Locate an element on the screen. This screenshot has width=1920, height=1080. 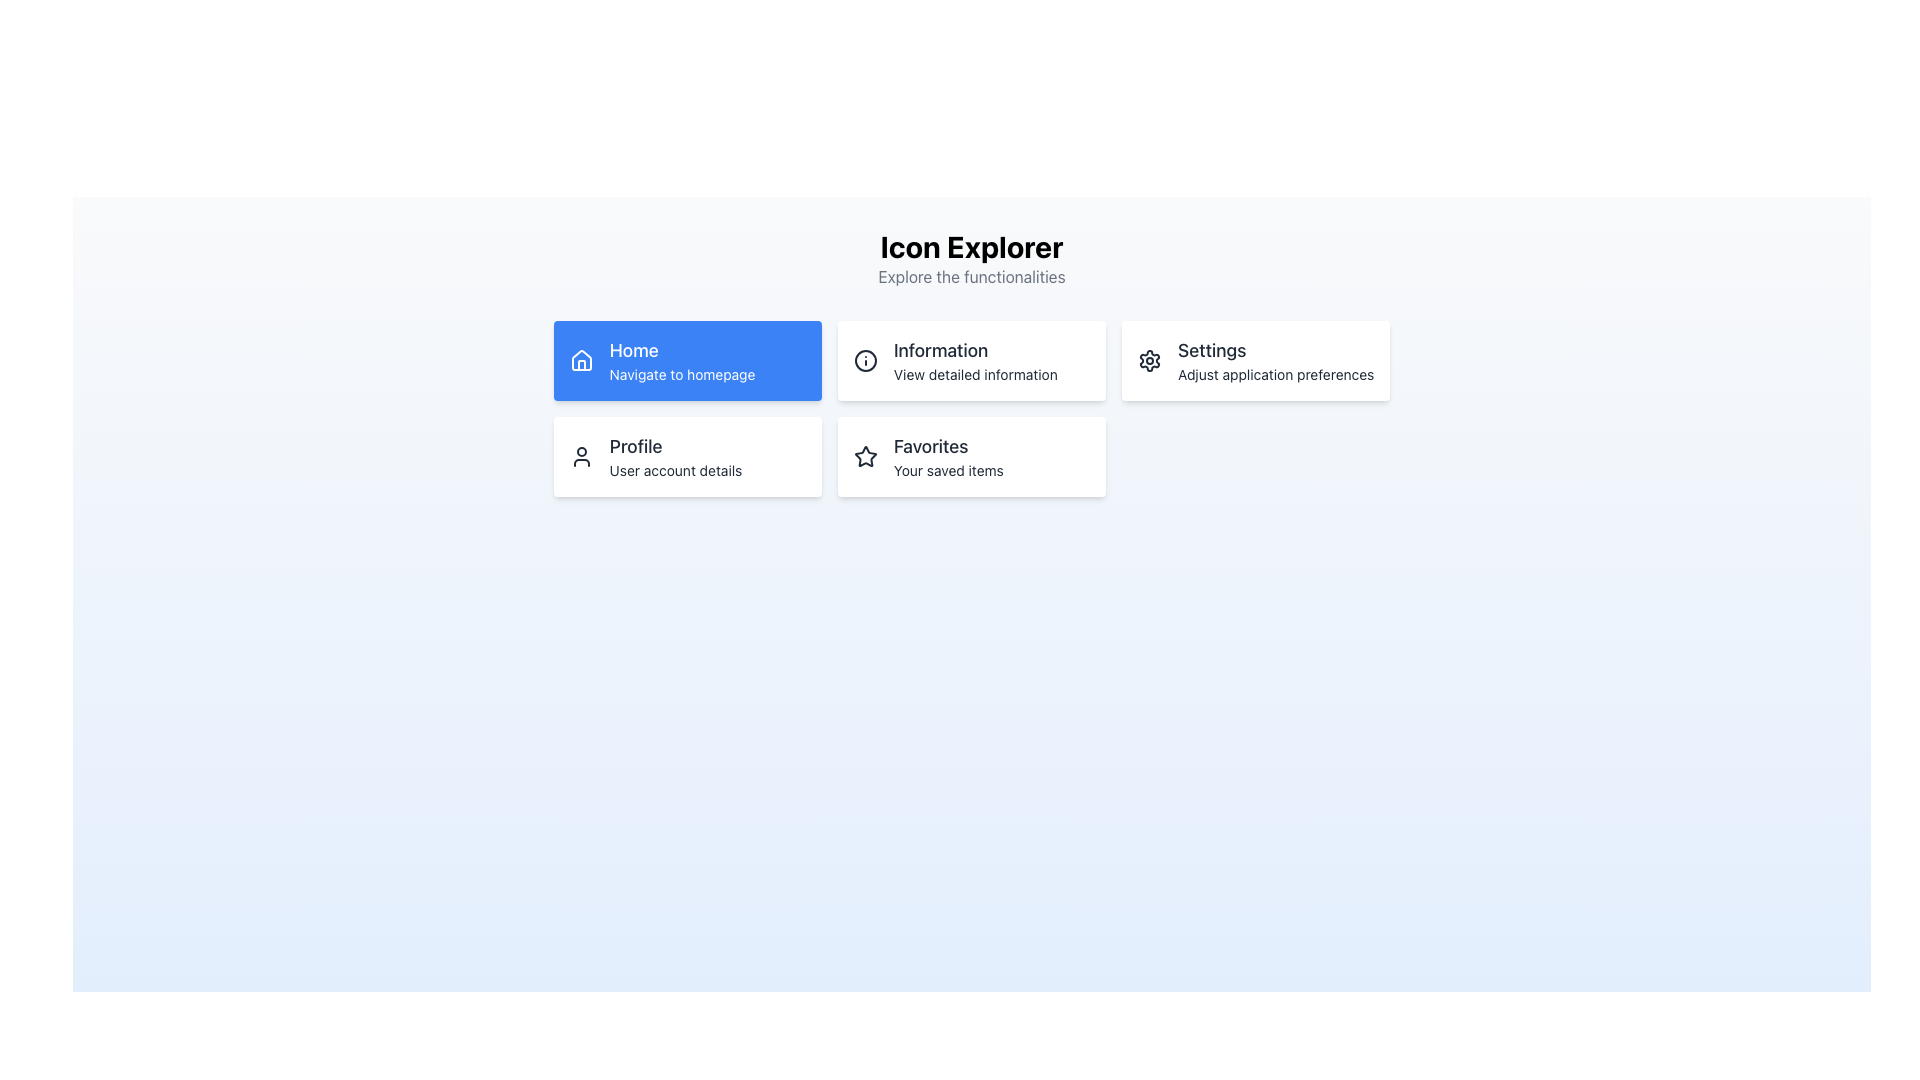
the text label displaying 'Your saved items' which is located below the 'Favorites' section in the lower-right part of the grid is located at coordinates (947, 470).